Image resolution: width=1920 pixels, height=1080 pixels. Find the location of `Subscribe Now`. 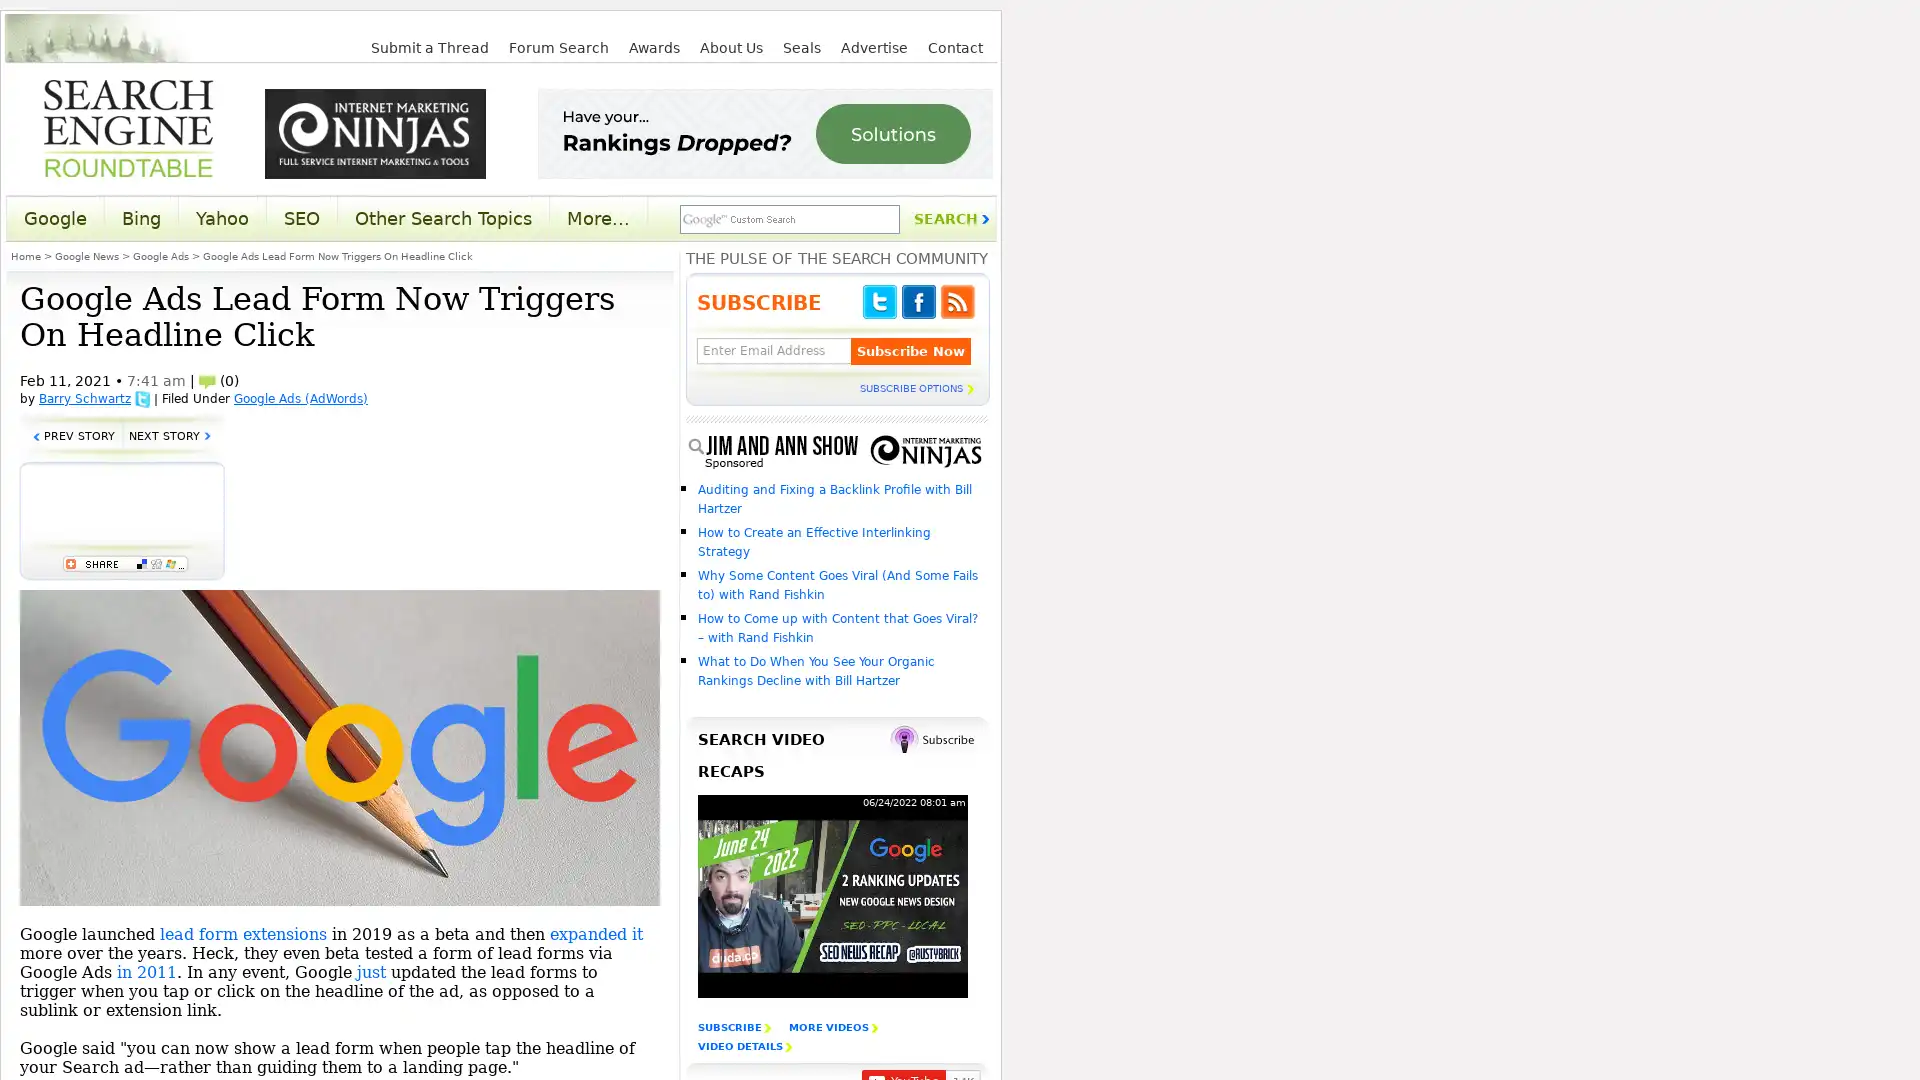

Subscribe Now is located at coordinates (910, 350).